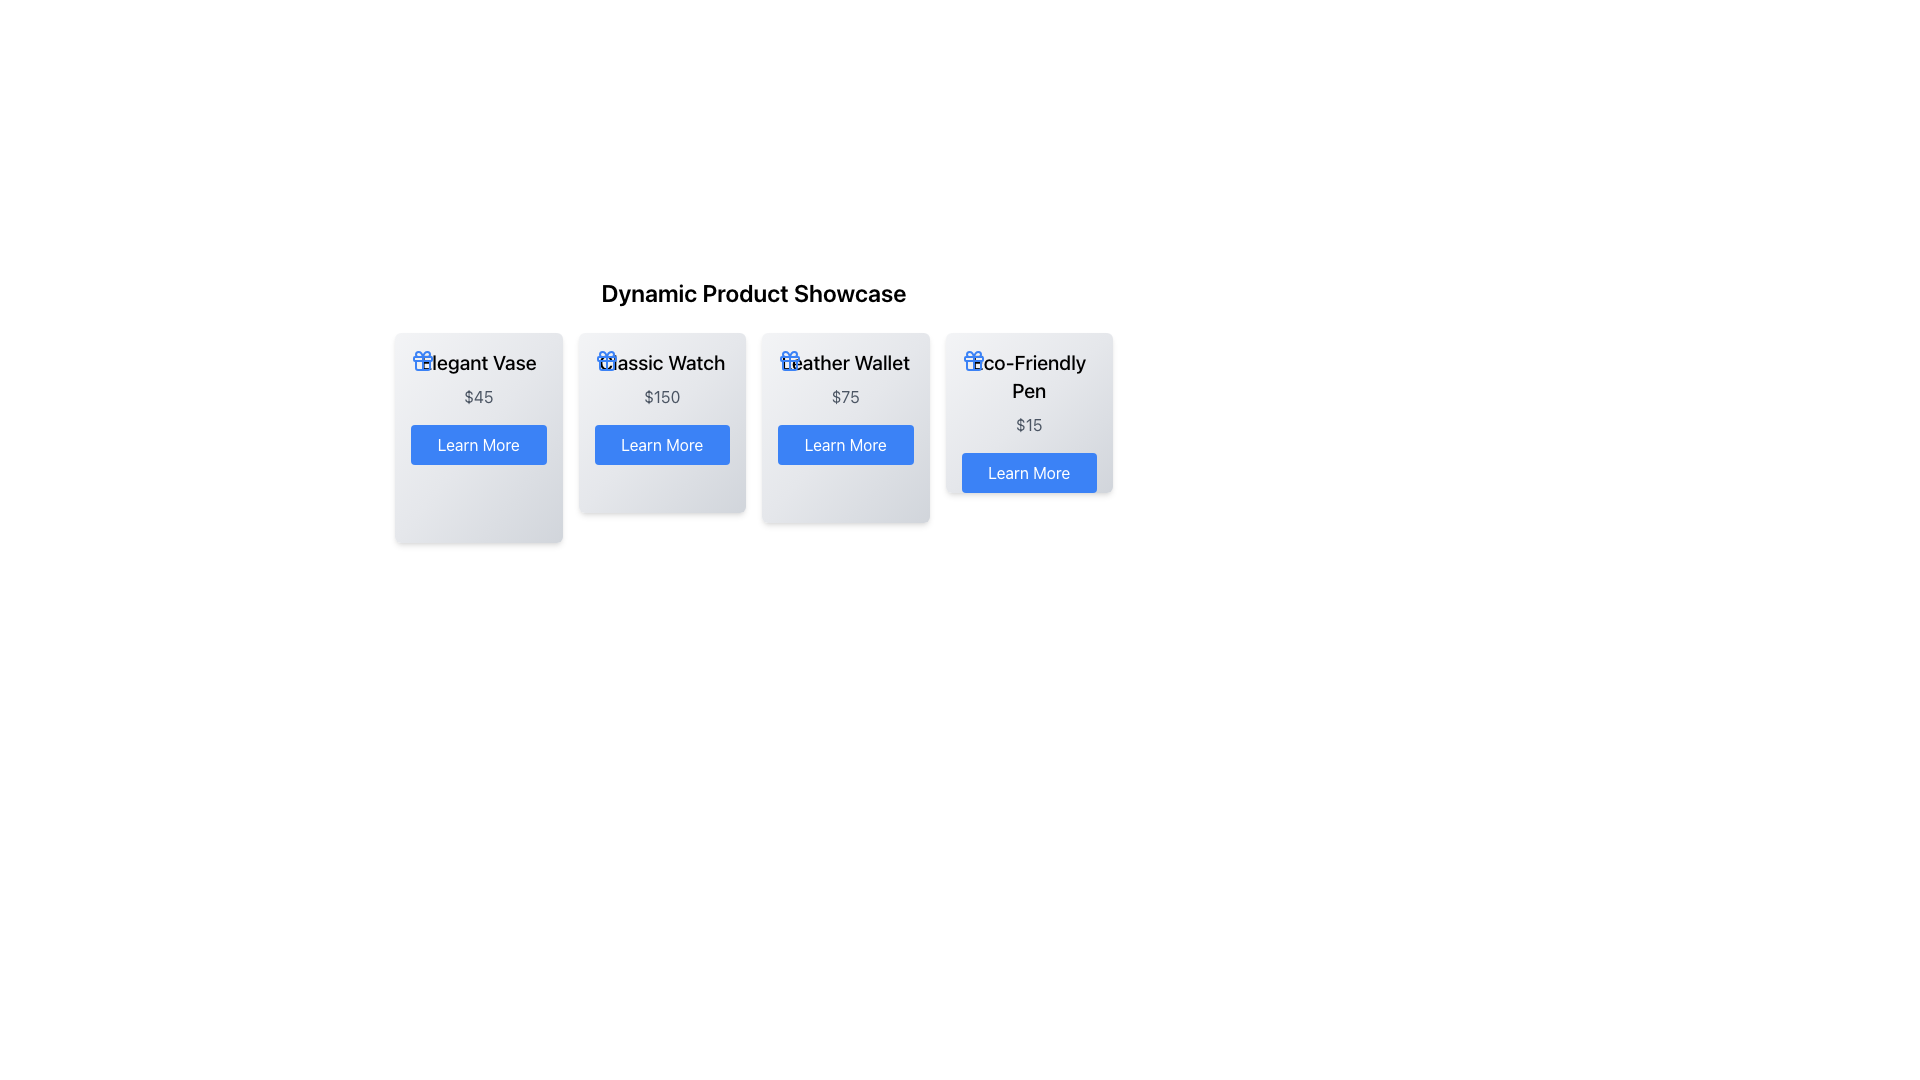 The width and height of the screenshot is (1920, 1080). What do you see at coordinates (1029, 423) in the screenshot?
I see `the price text label displaying '$15' for the 'Eco-Friendly Pen' product, which is styled in gray and positioned below the product title and above the 'Learn More' button` at bounding box center [1029, 423].